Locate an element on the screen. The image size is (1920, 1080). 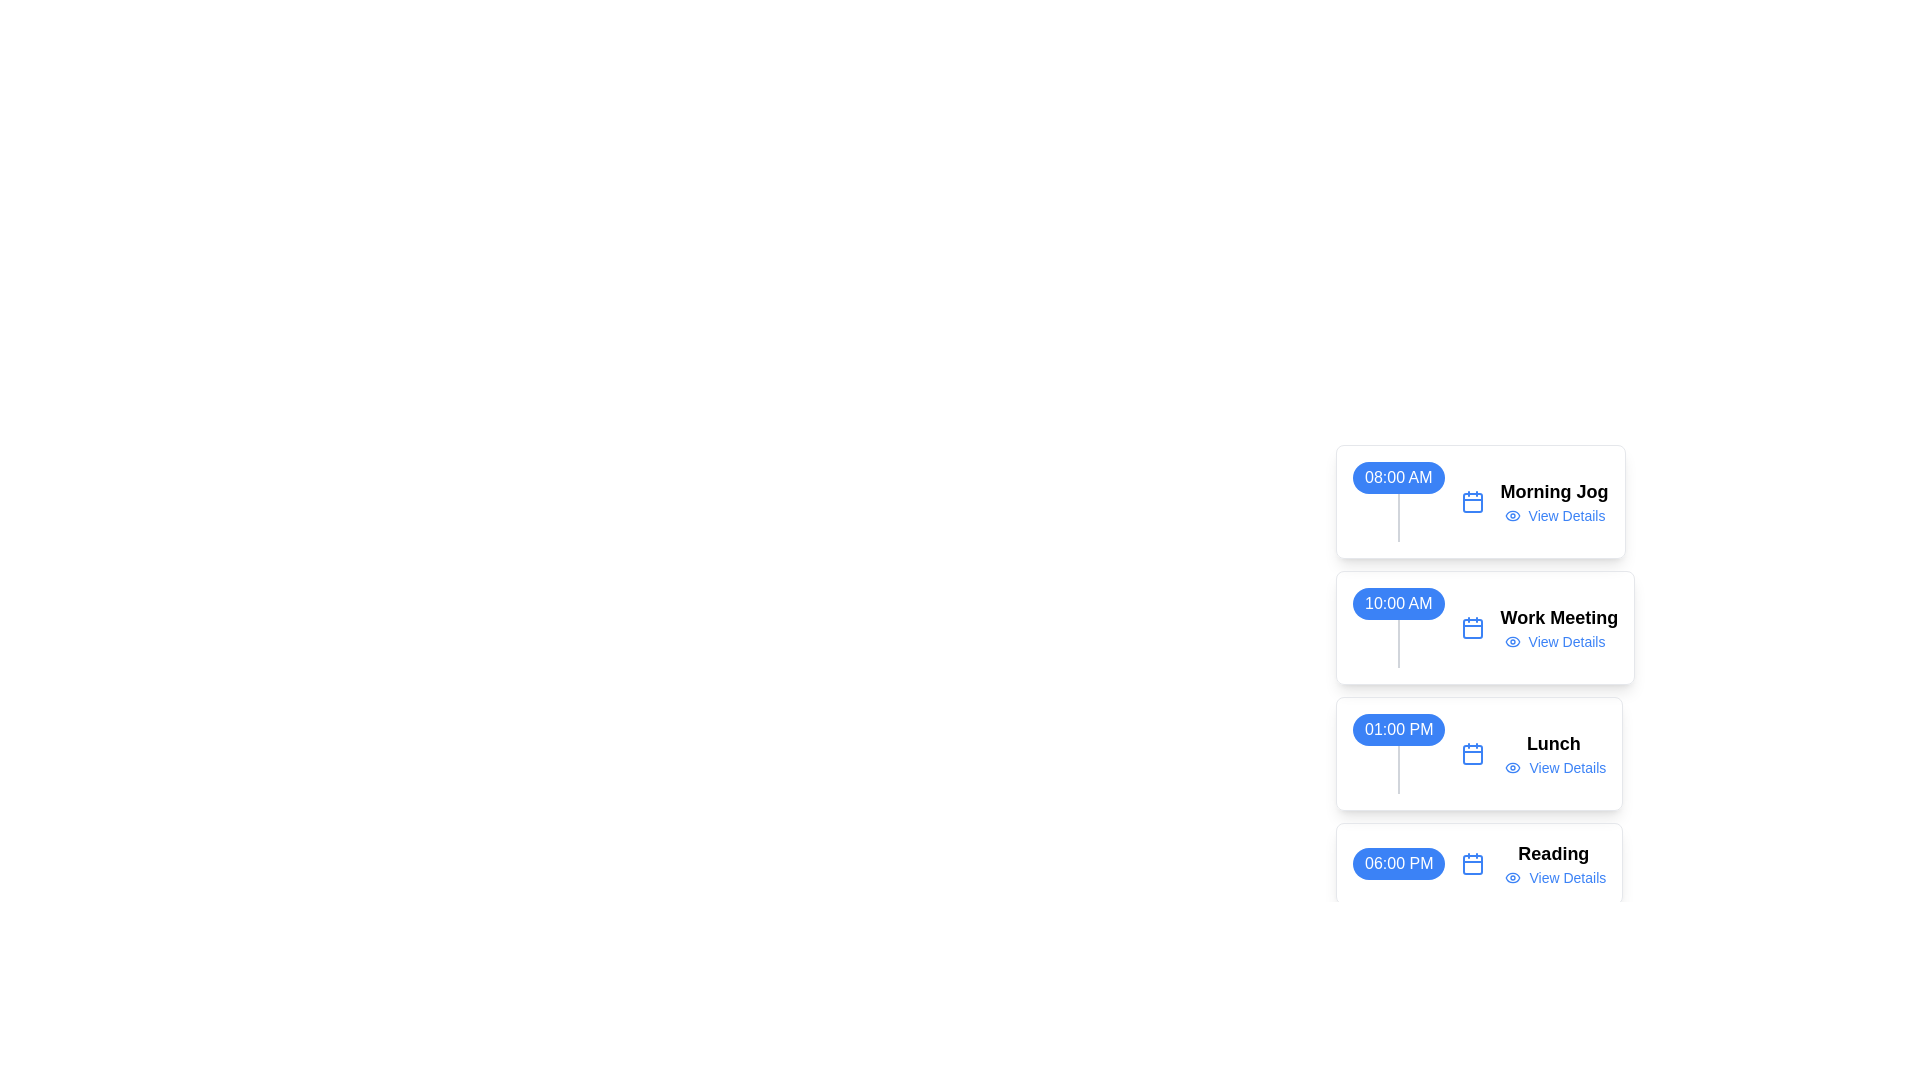
the eye-shaped icon with a blue outline, located to the left of the 'View Details' text for the 'Morning Jog' entry at 08:00 AM is located at coordinates (1512, 515).